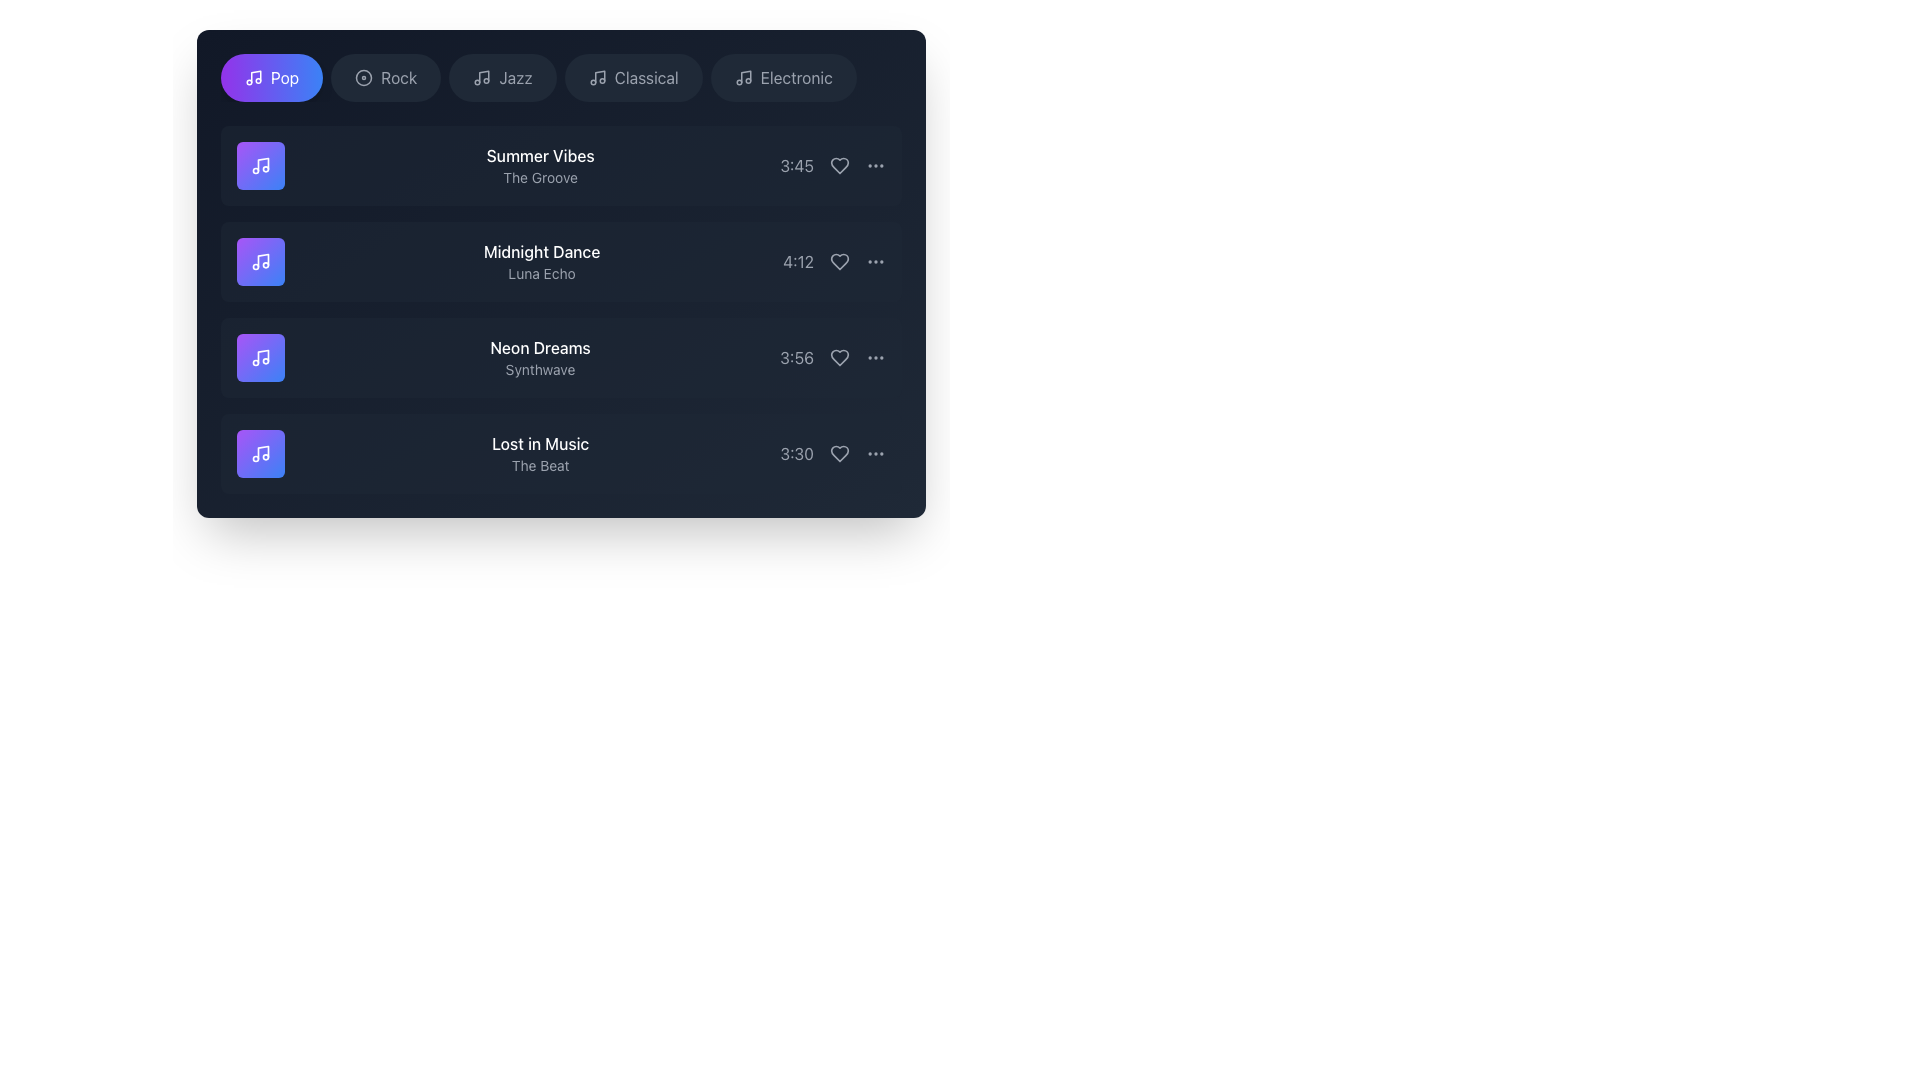 Image resolution: width=1920 pixels, height=1080 pixels. Describe the element at coordinates (797, 261) in the screenshot. I see `text value displayed in the gray Text label showing '4:12', located in the second row of the list, to the right of a heart icon and slightly to the left of a vertical ellipsis menu` at that location.